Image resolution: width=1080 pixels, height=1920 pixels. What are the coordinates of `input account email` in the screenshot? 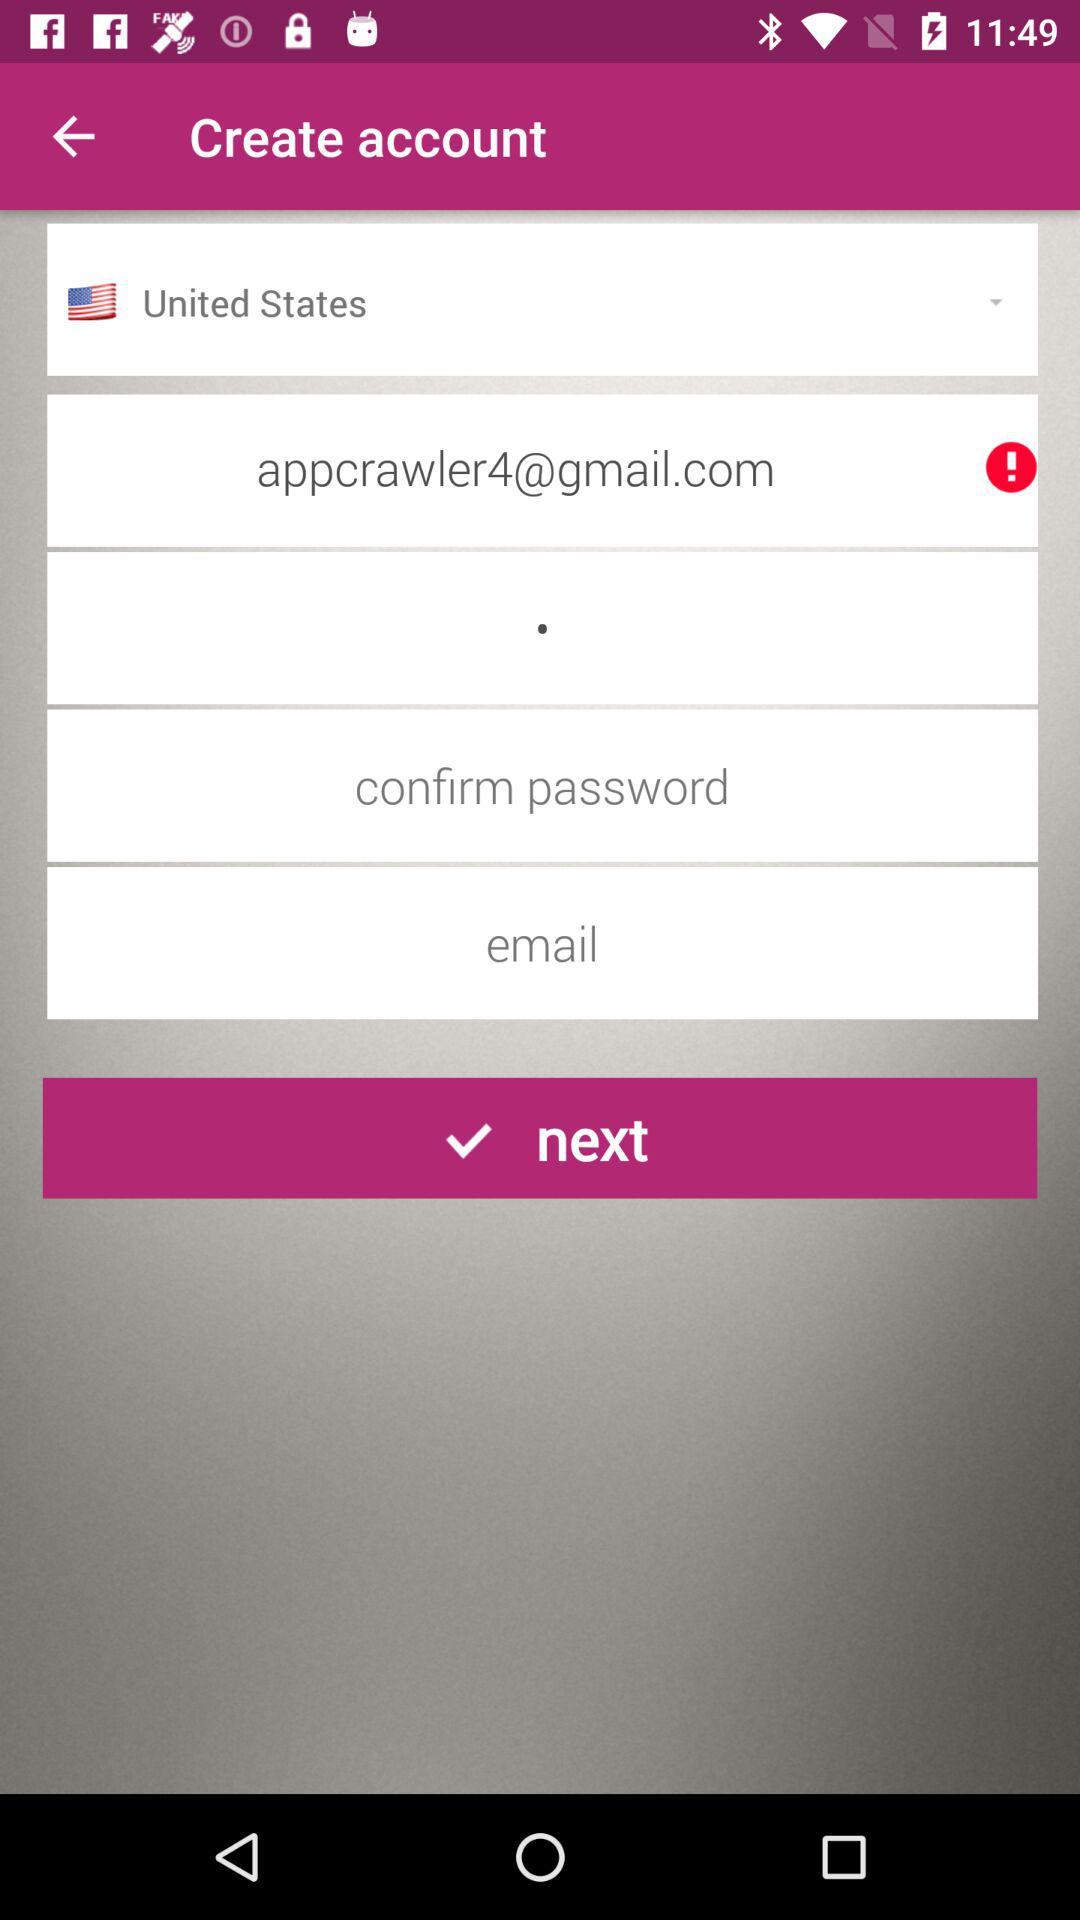 It's located at (542, 942).